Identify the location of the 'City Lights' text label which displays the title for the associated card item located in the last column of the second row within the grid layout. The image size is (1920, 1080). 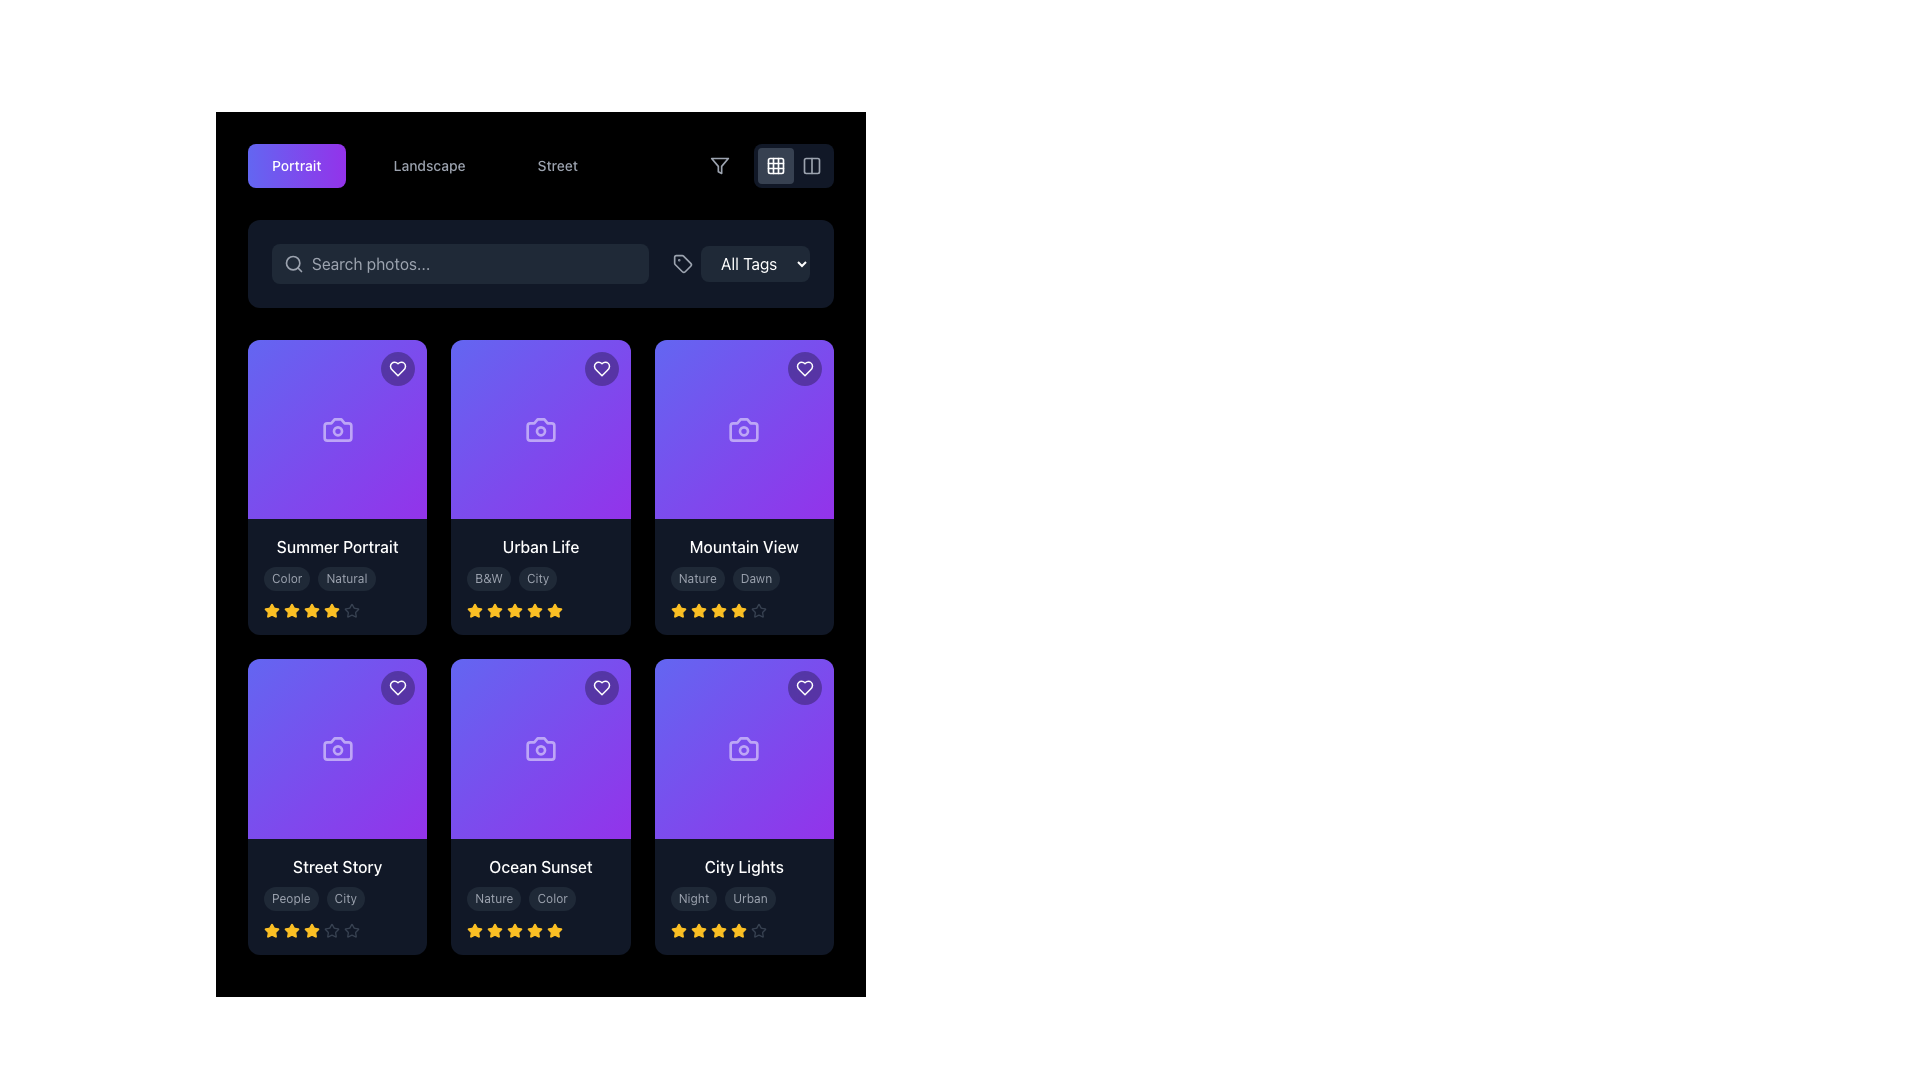
(743, 865).